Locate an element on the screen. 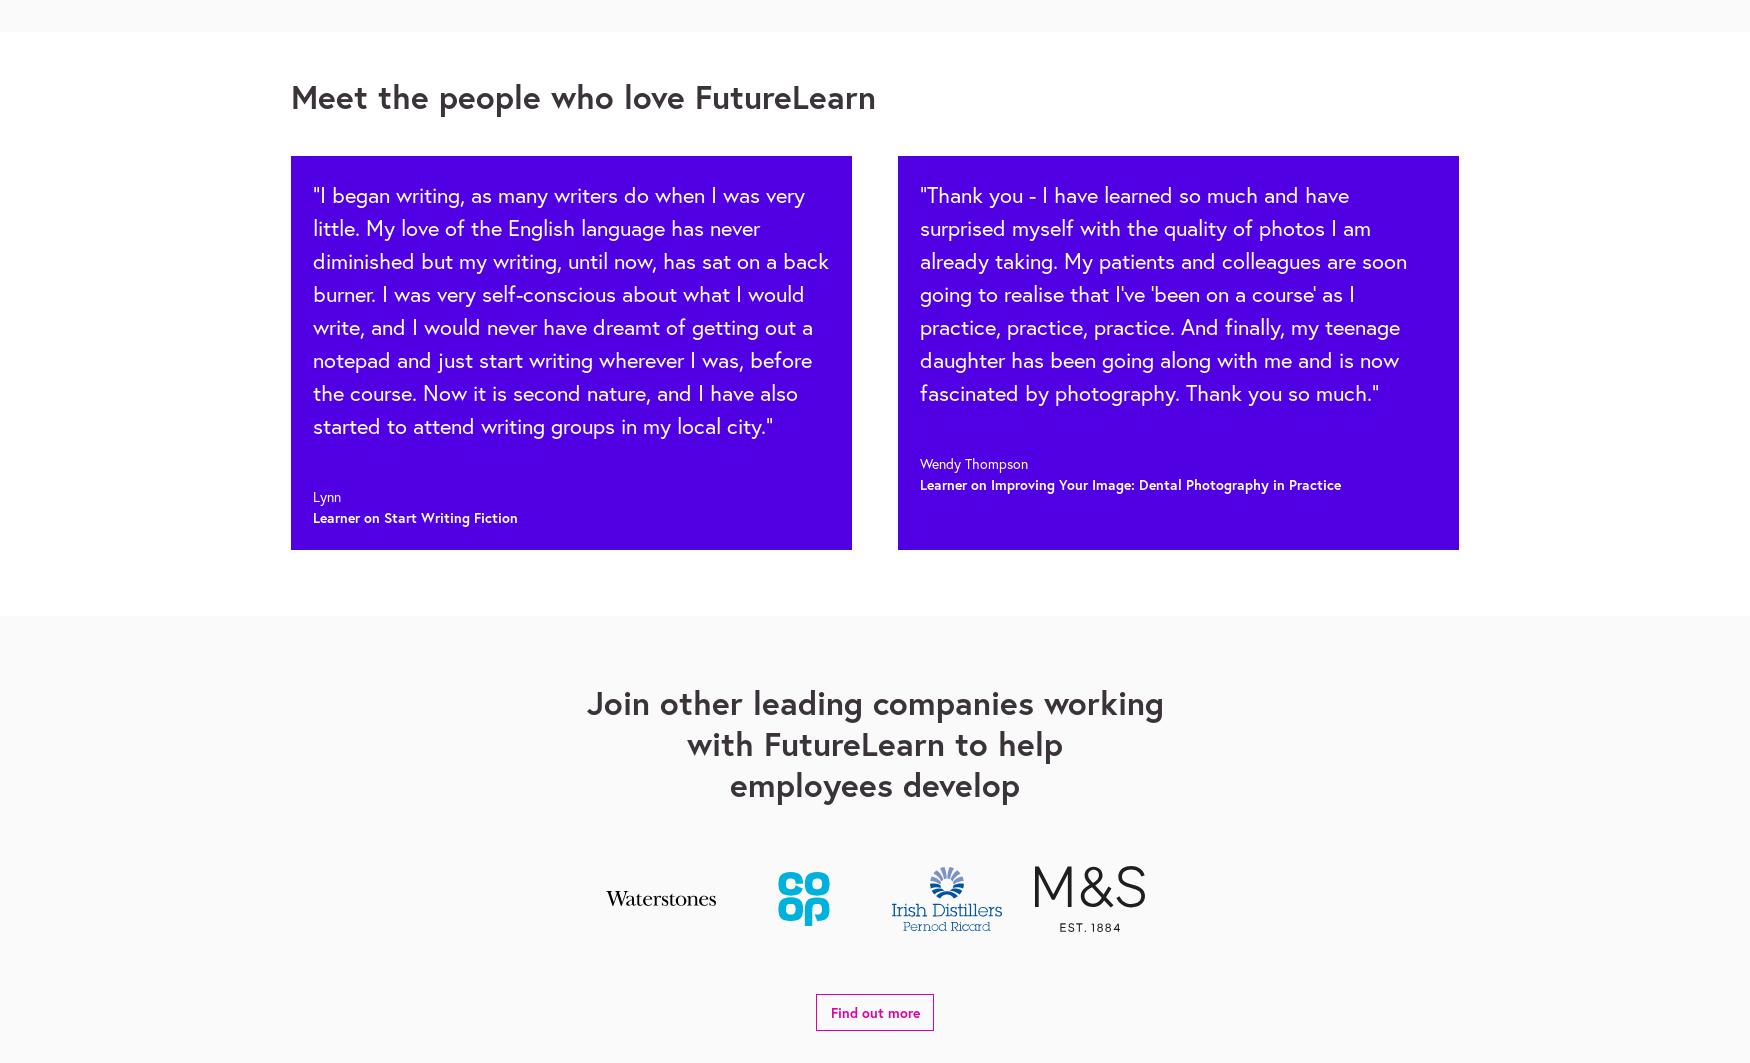 Image resolution: width=1750 pixels, height=1063 pixels. 'Wendy Thompson' is located at coordinates (974, 462).